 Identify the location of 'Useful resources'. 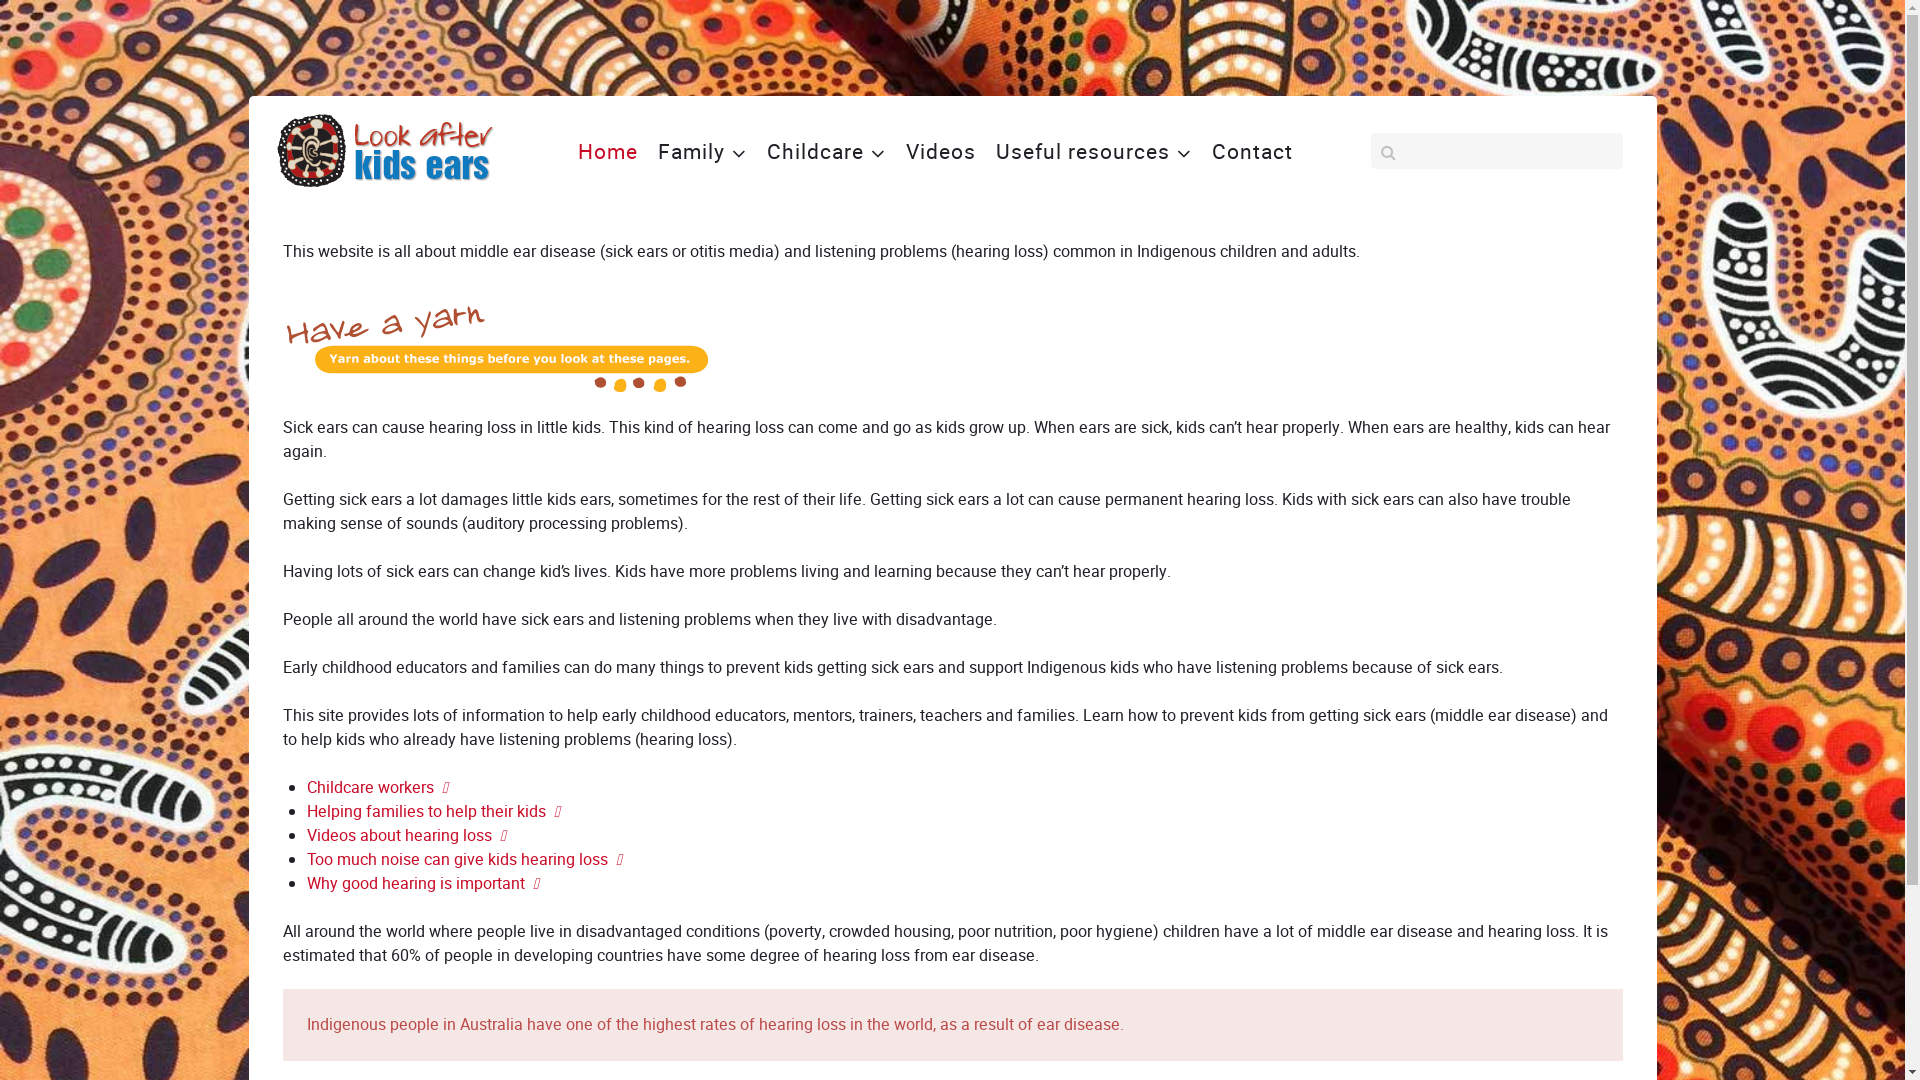
(1093, 149).